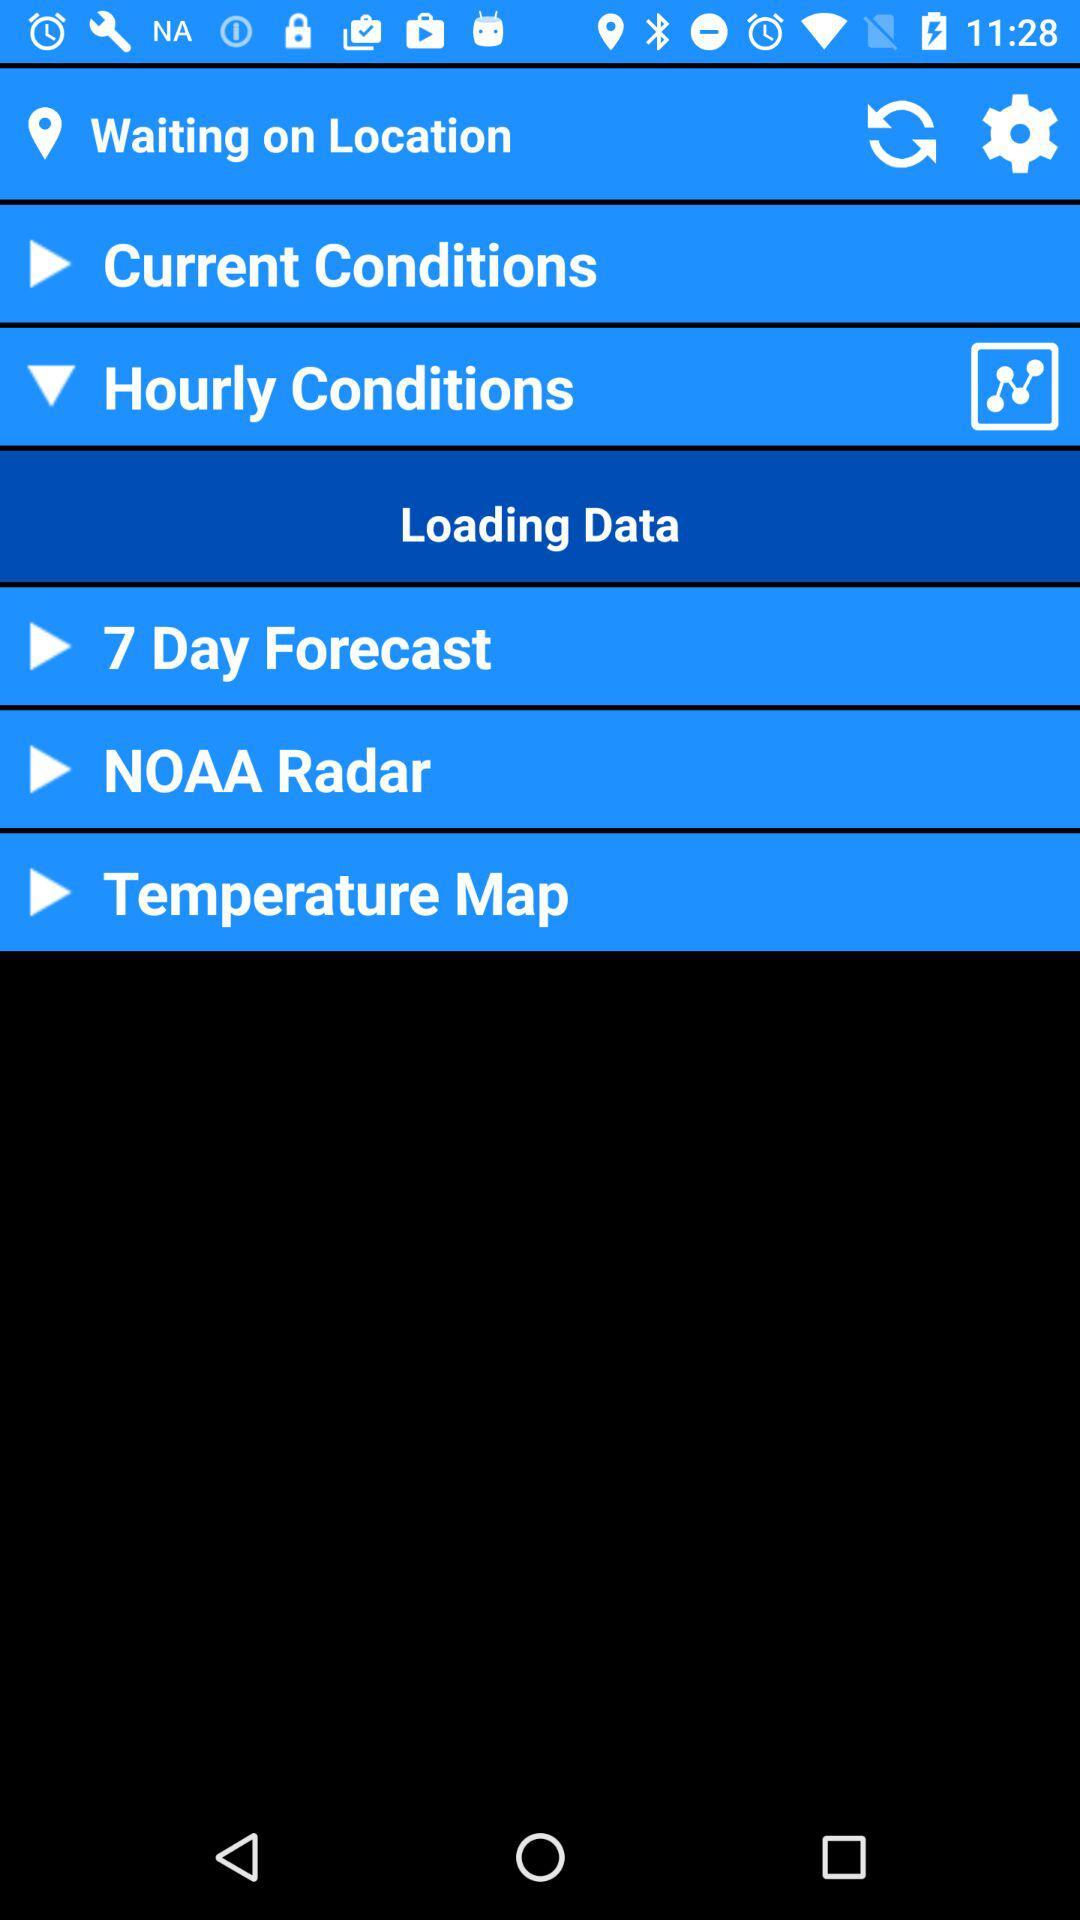 The image size is (1080, 1920). Describe the element at coordinates (45, 132) in the screenshot. I see `move to the location icon` at that location.